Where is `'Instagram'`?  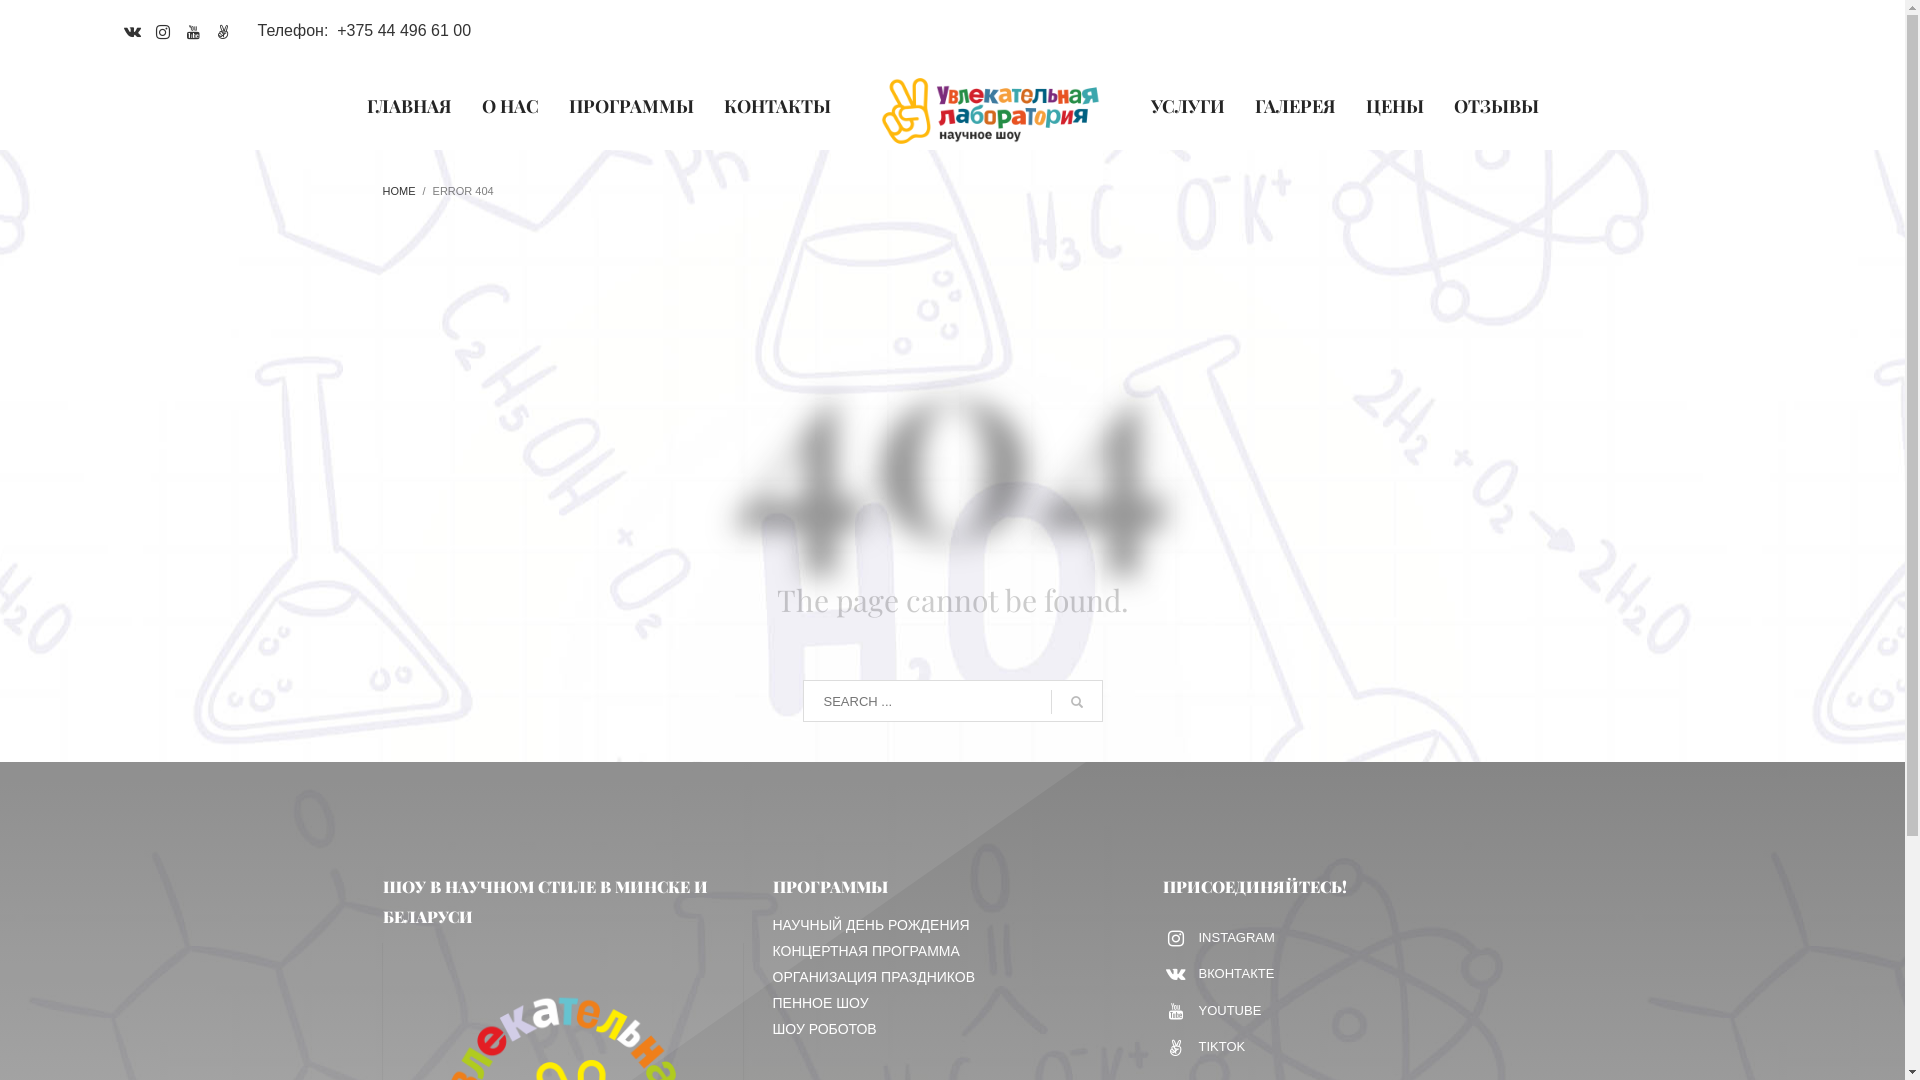
'Instagram' is located at coordinates (163, 30).